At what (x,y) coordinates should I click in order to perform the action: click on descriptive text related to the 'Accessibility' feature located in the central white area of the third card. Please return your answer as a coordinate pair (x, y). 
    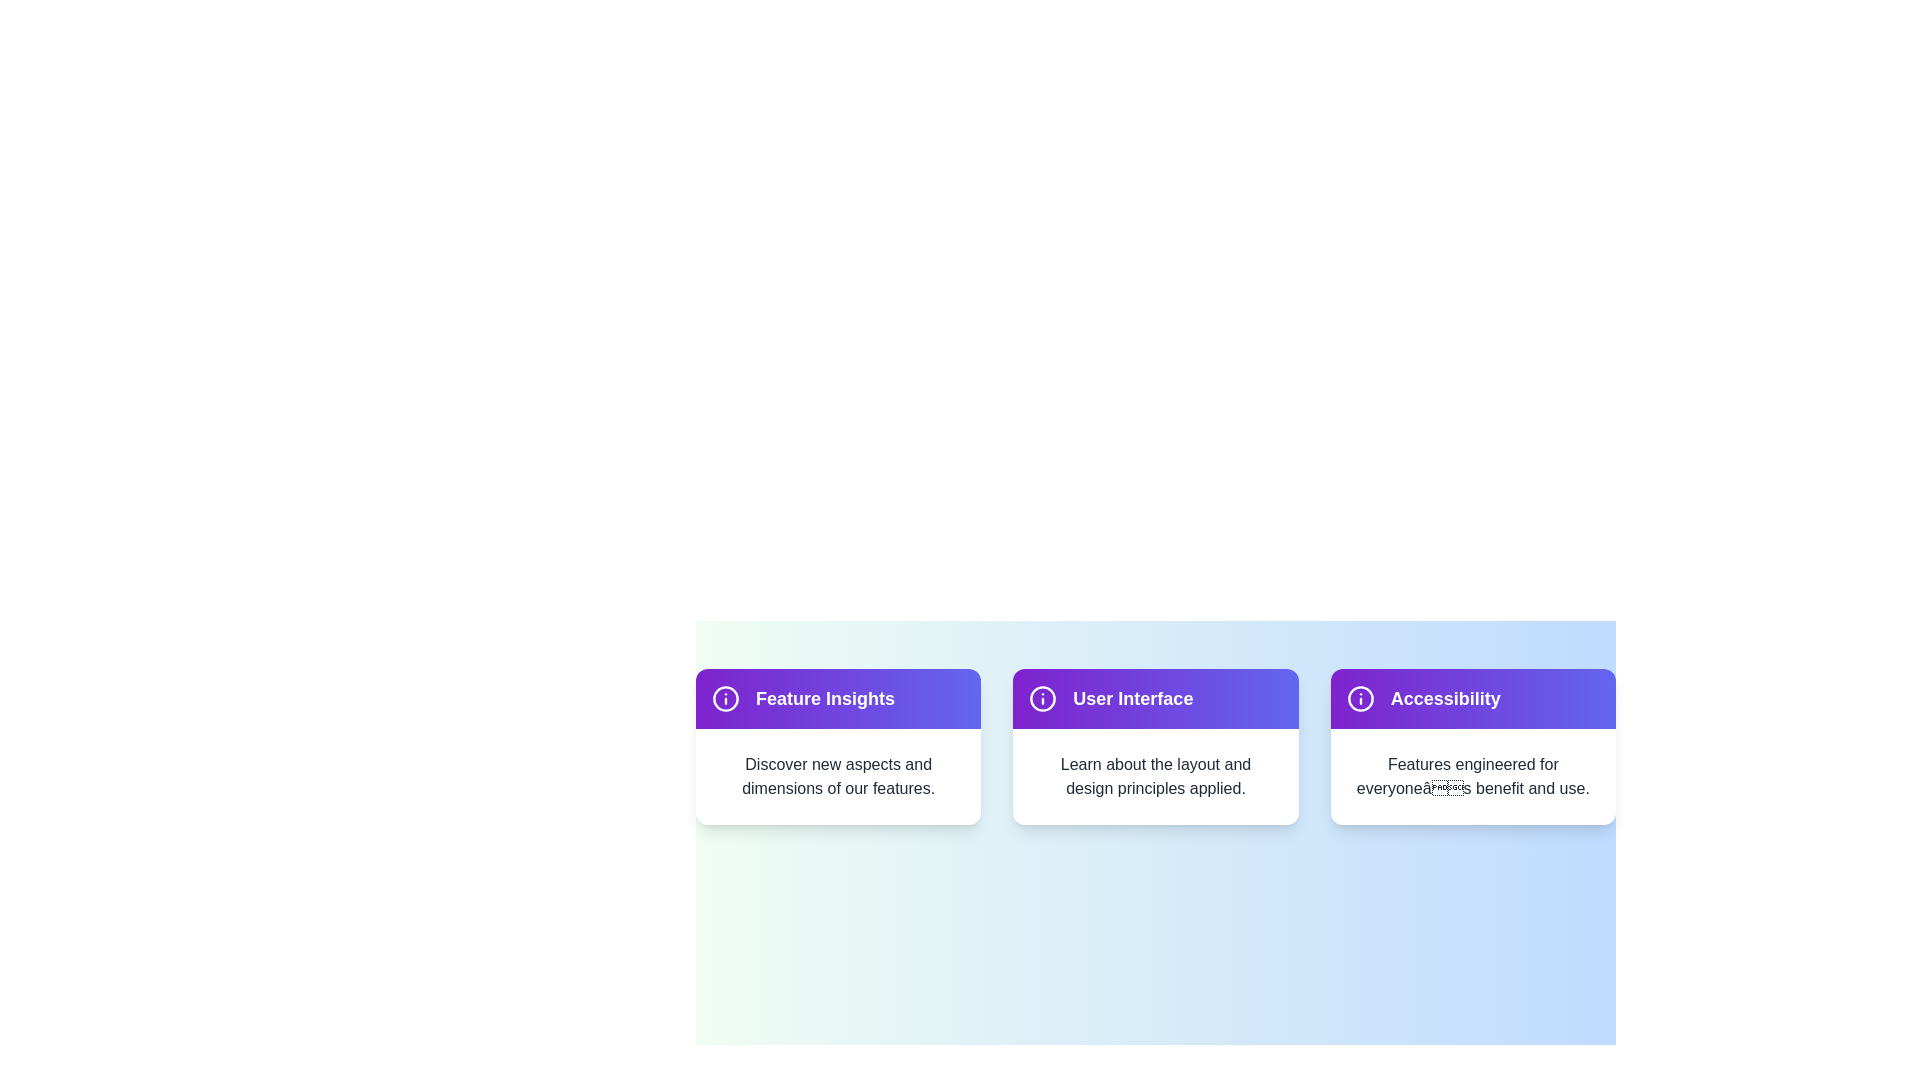
    Looking at the image, I should click on (1473, 775).